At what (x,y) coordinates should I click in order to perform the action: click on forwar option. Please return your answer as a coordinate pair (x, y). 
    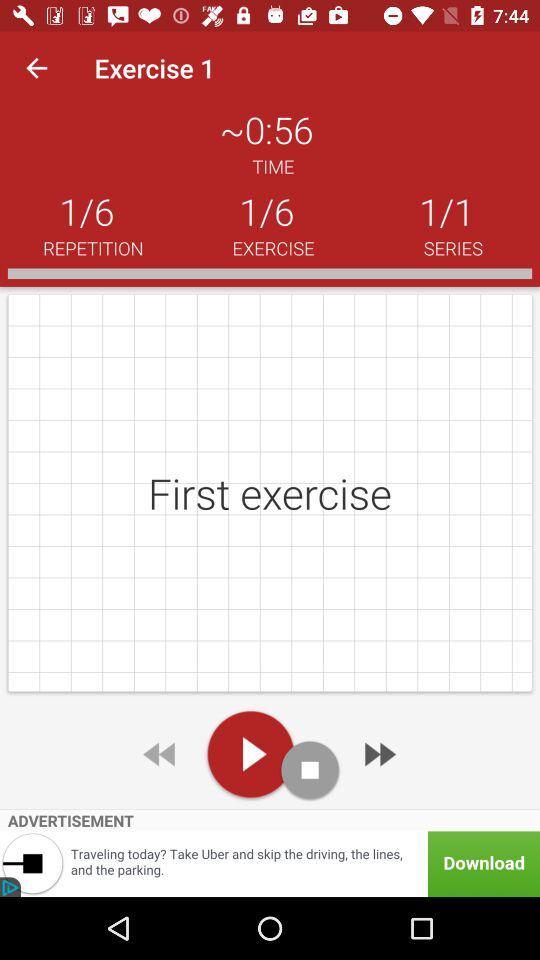
    Looking at the image, I should click on (378, 753).